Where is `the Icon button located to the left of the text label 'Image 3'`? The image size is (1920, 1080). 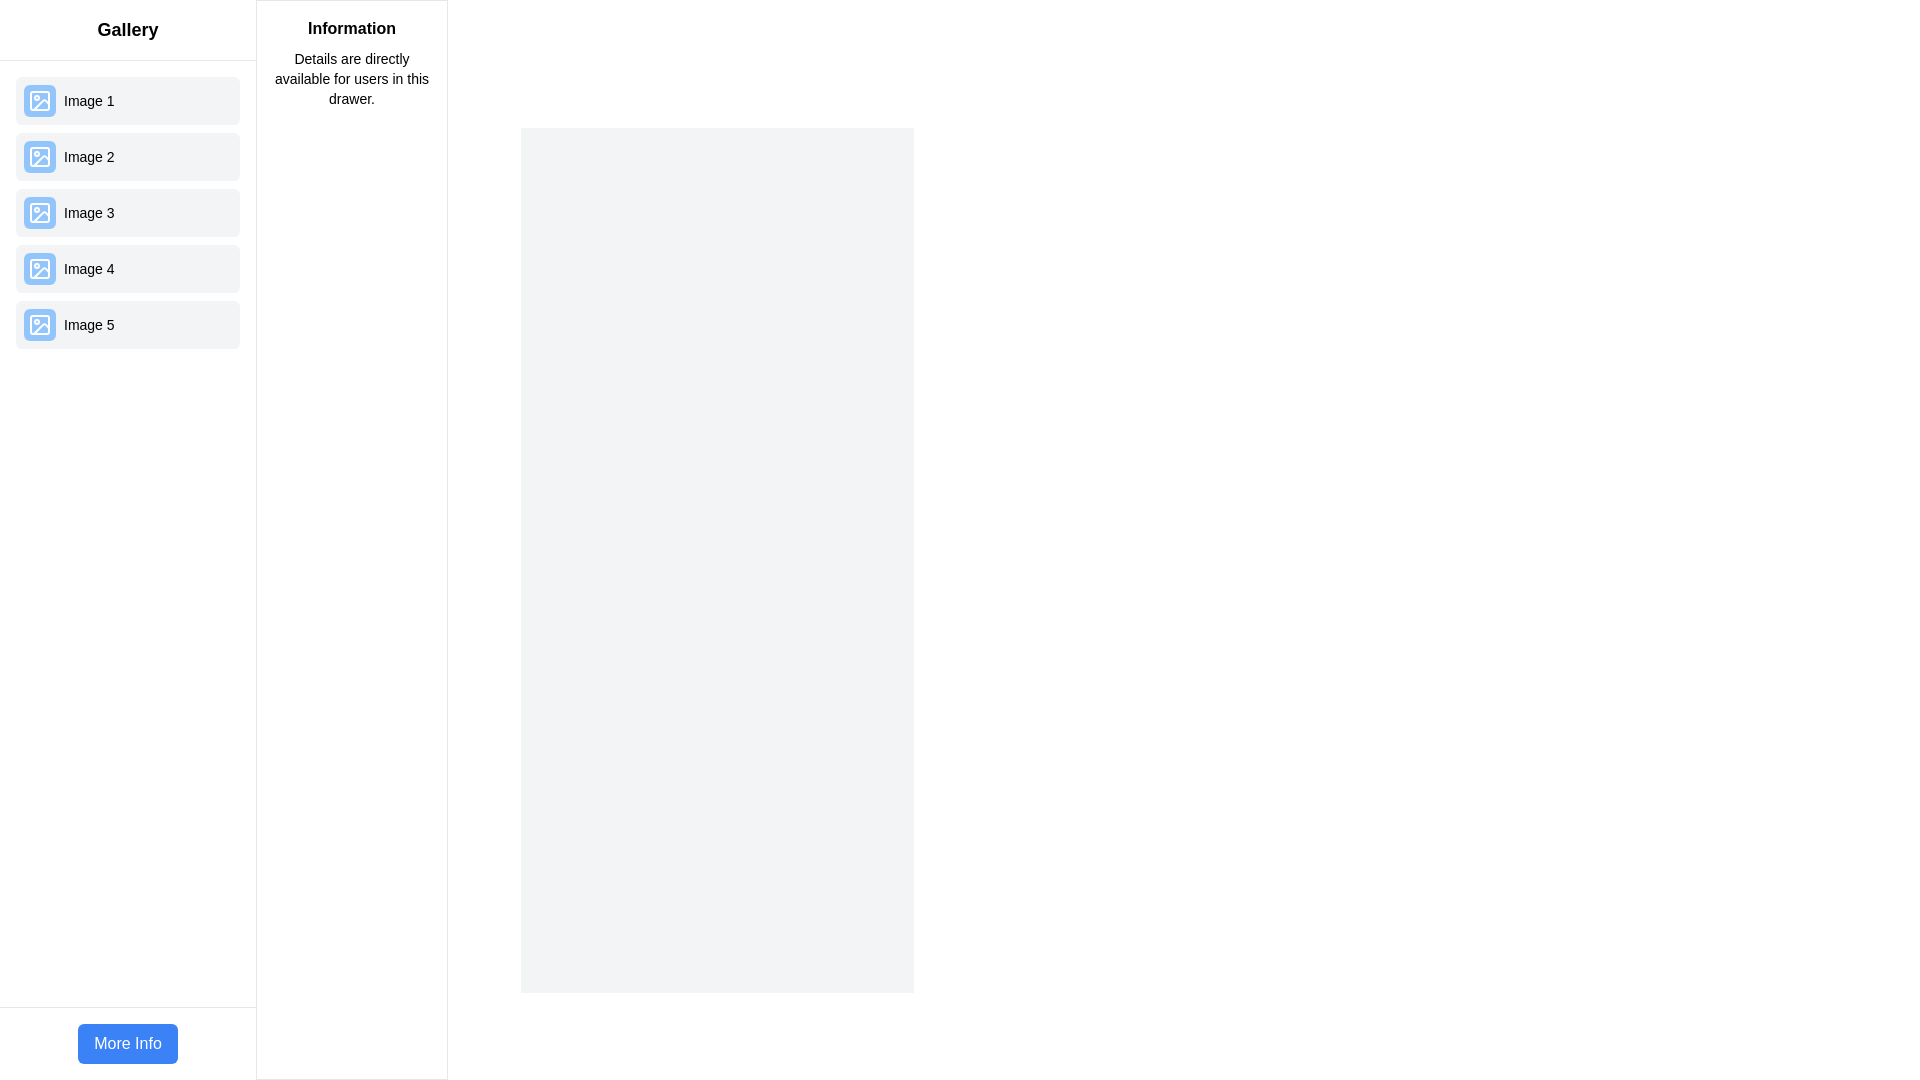
the Icon button located to the left of the text label 'Image 3' is located at coordinates (39, 212).